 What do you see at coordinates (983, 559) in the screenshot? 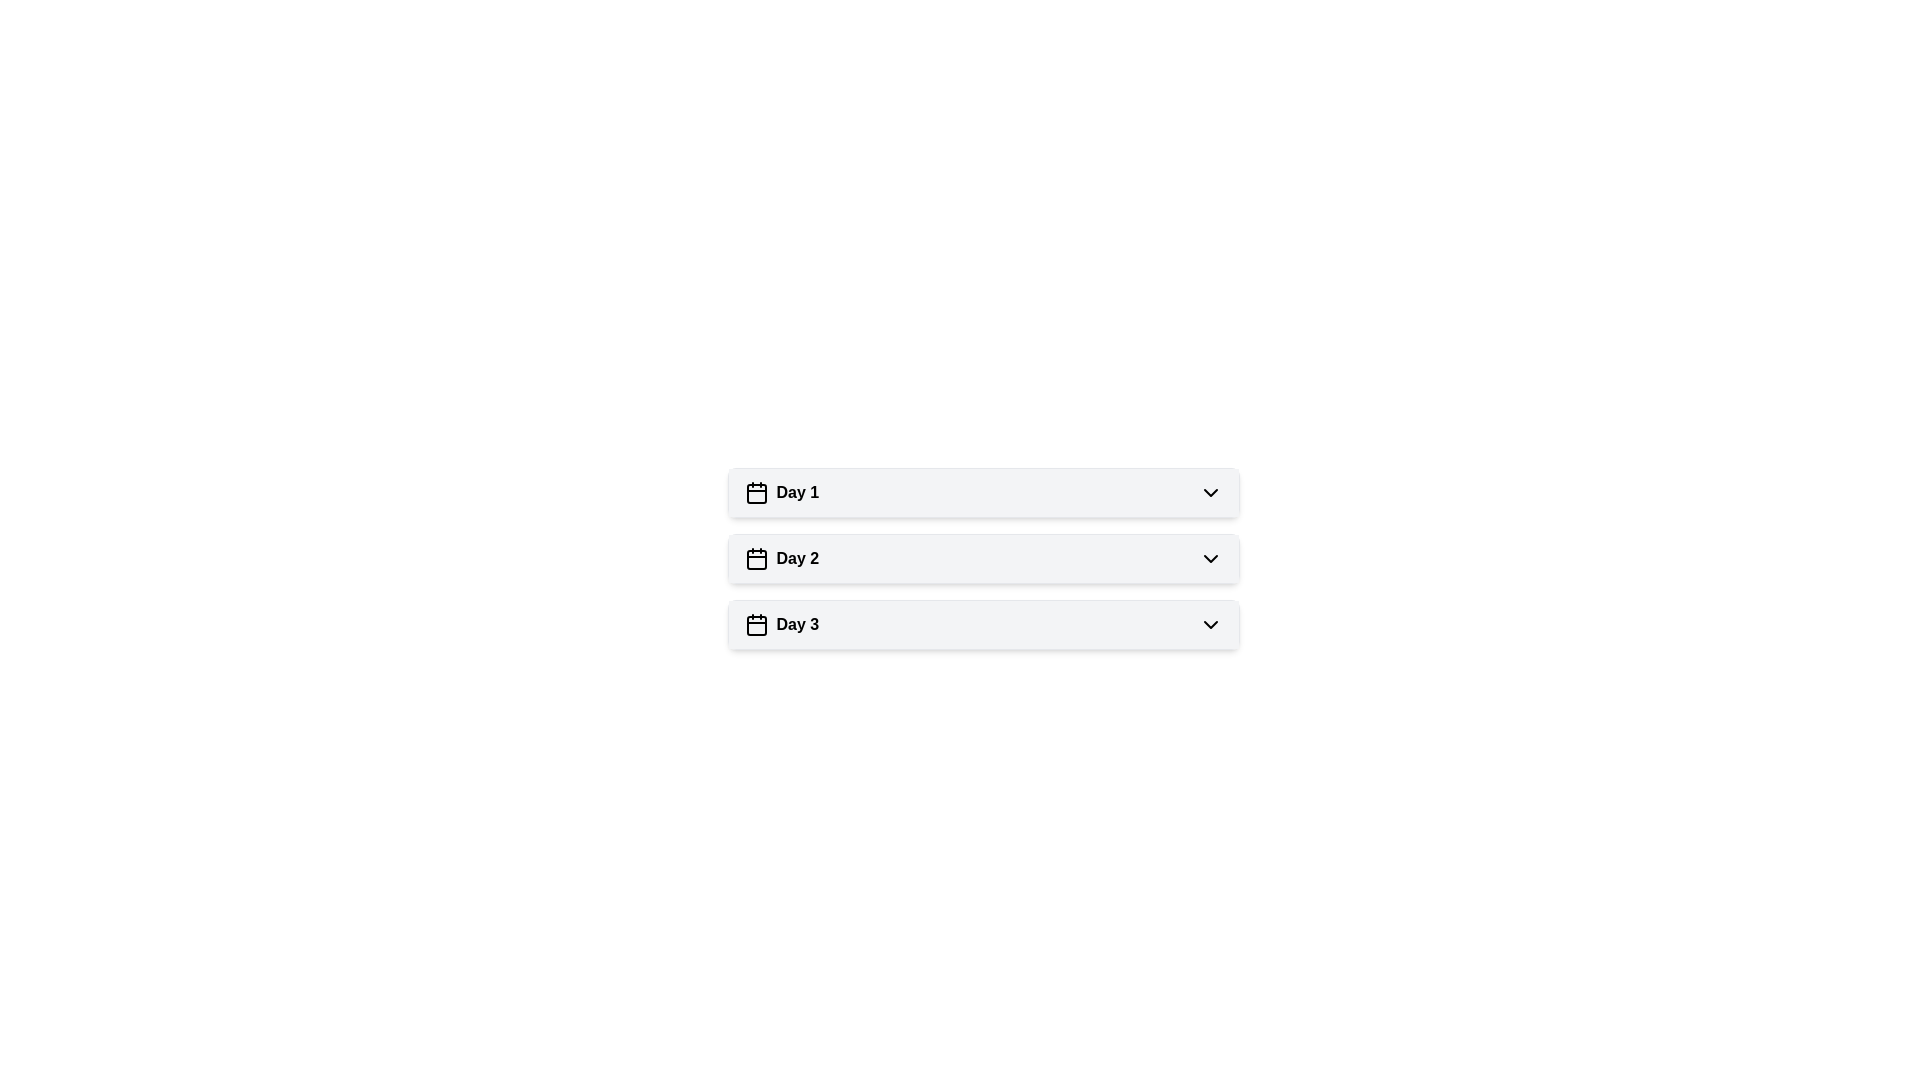
I see `the interactive list item labeled 'Day 2'` at bounding box center [983, 559].